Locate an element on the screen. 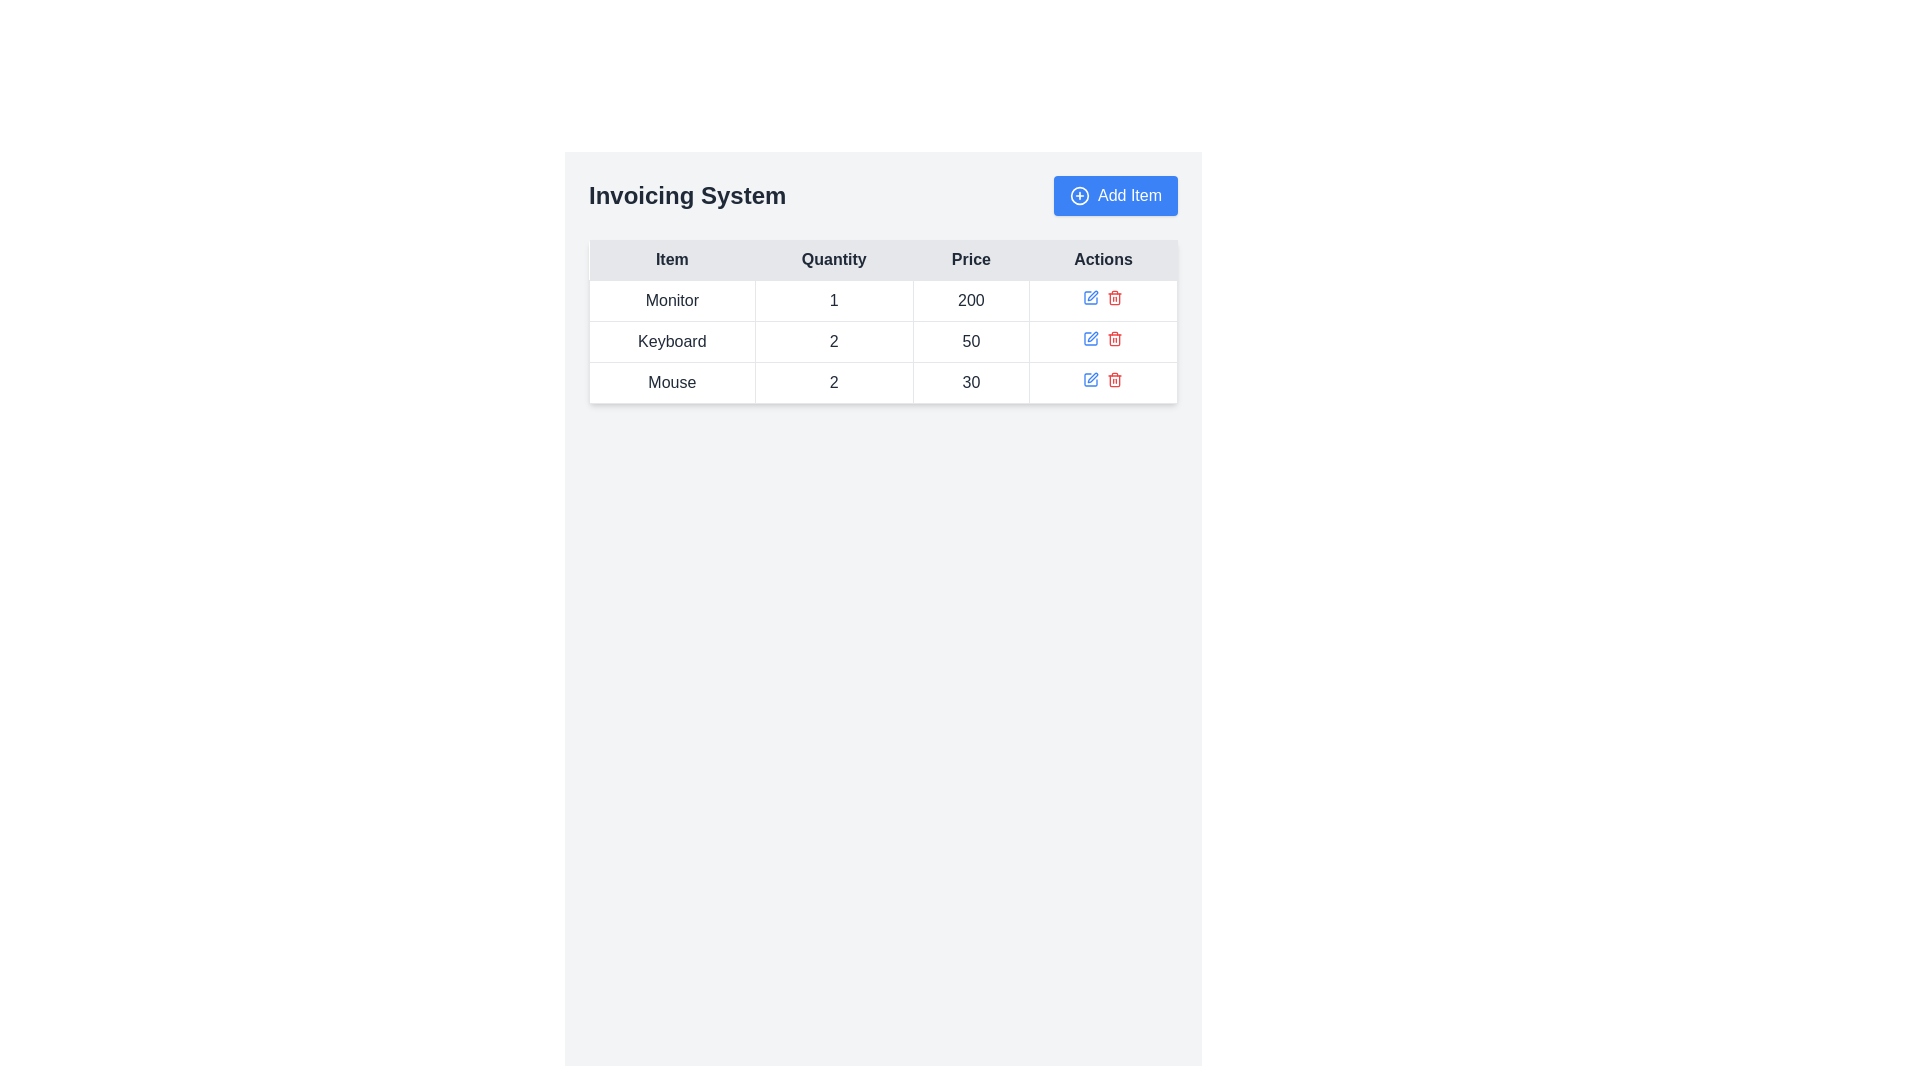  the edit icon button in the 'Actions' column for the 'Mouse' item is located at coordinates (1090, 380).